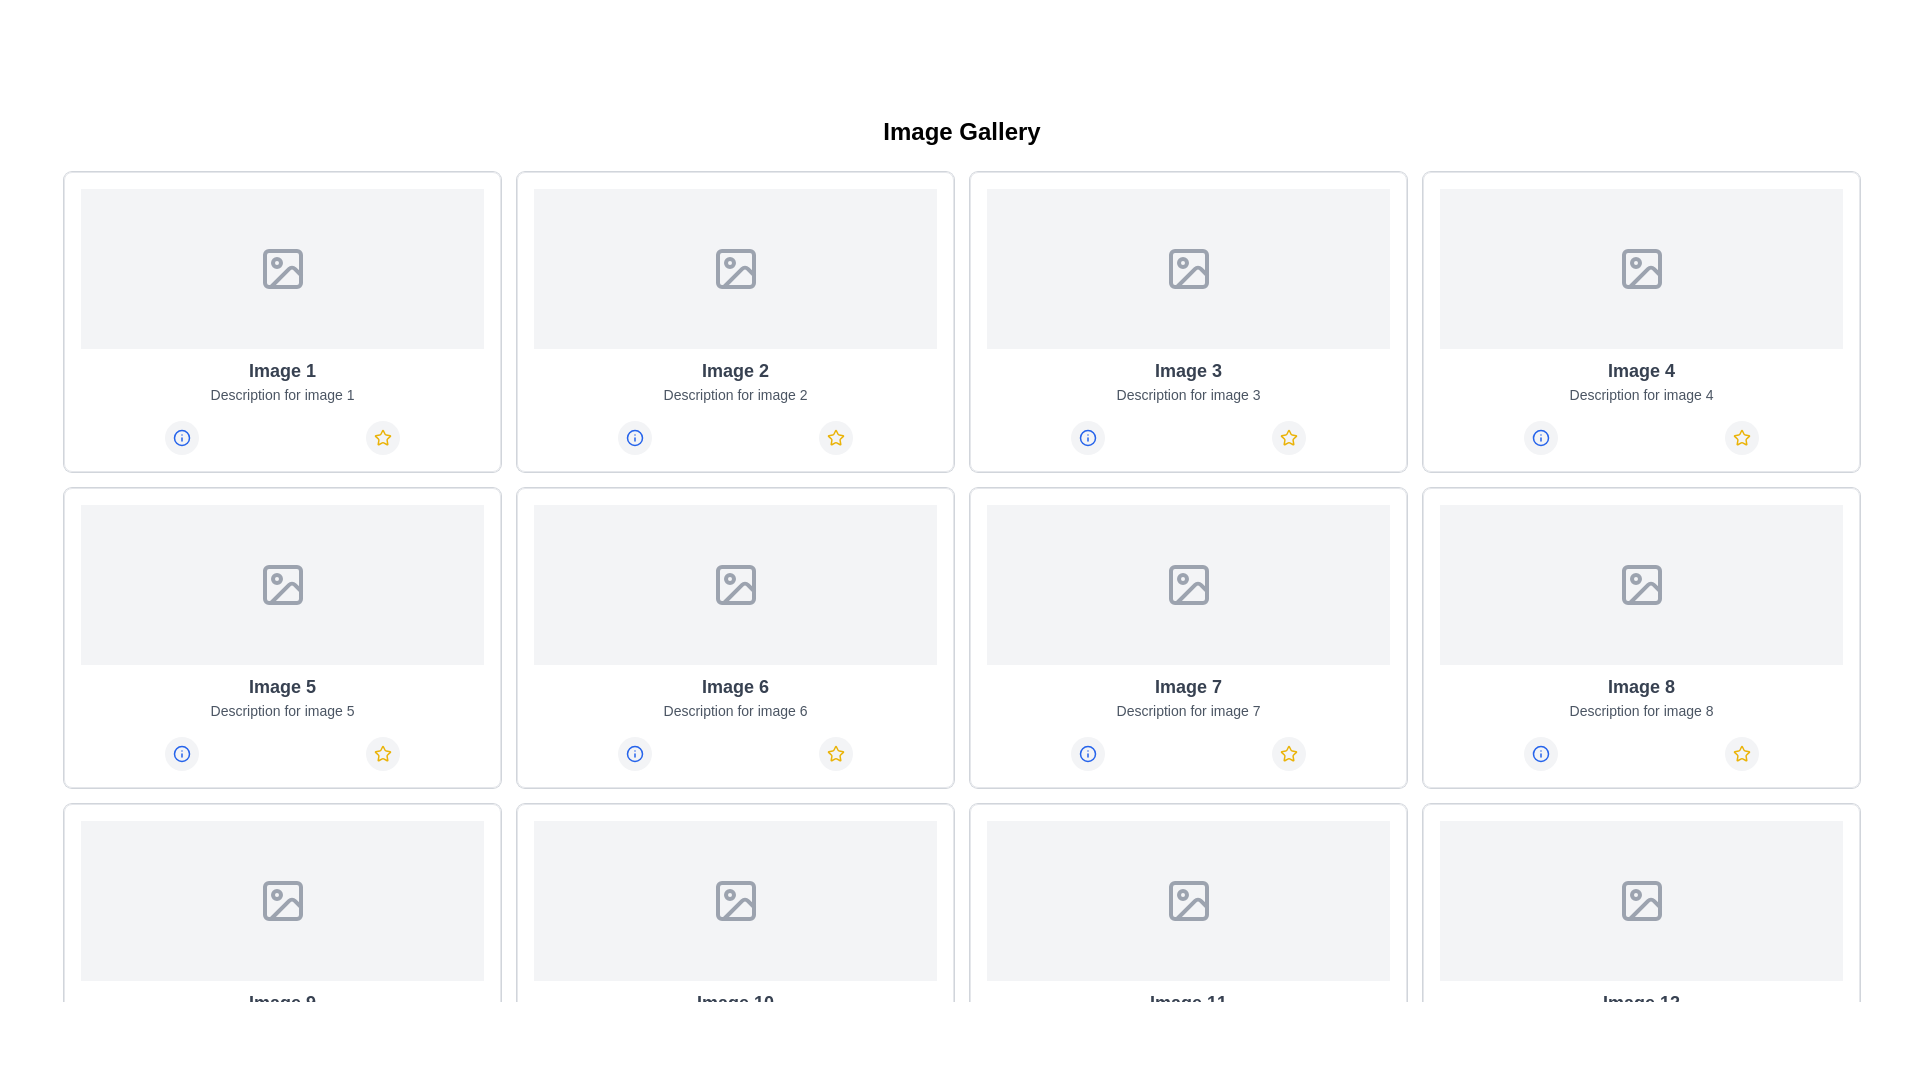 The image size is (1920, 1080). Describe the element at coordinates (734, 637) in the screenshot. I see `to select the Card titled 'Image 6', which is located in the second row and second column of the grid layout` at that location.